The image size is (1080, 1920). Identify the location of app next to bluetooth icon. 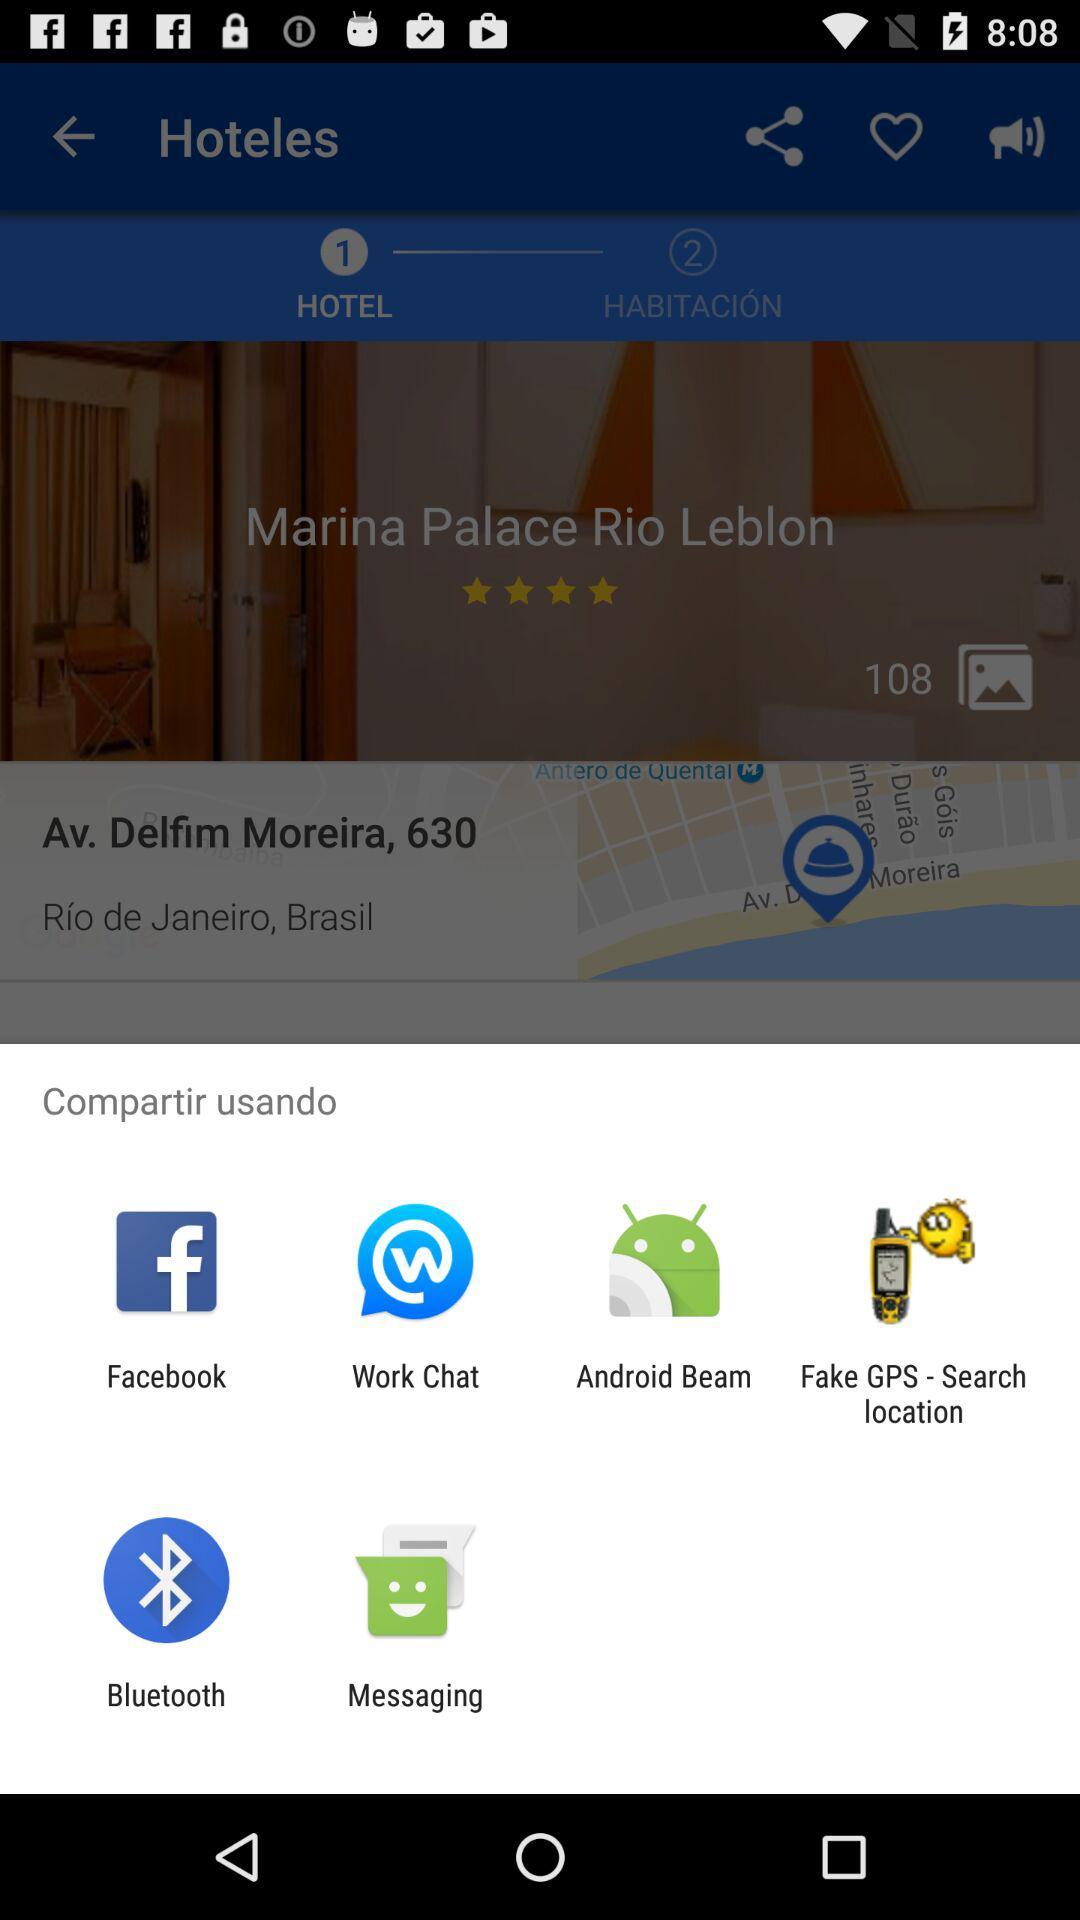
(414, 1711).